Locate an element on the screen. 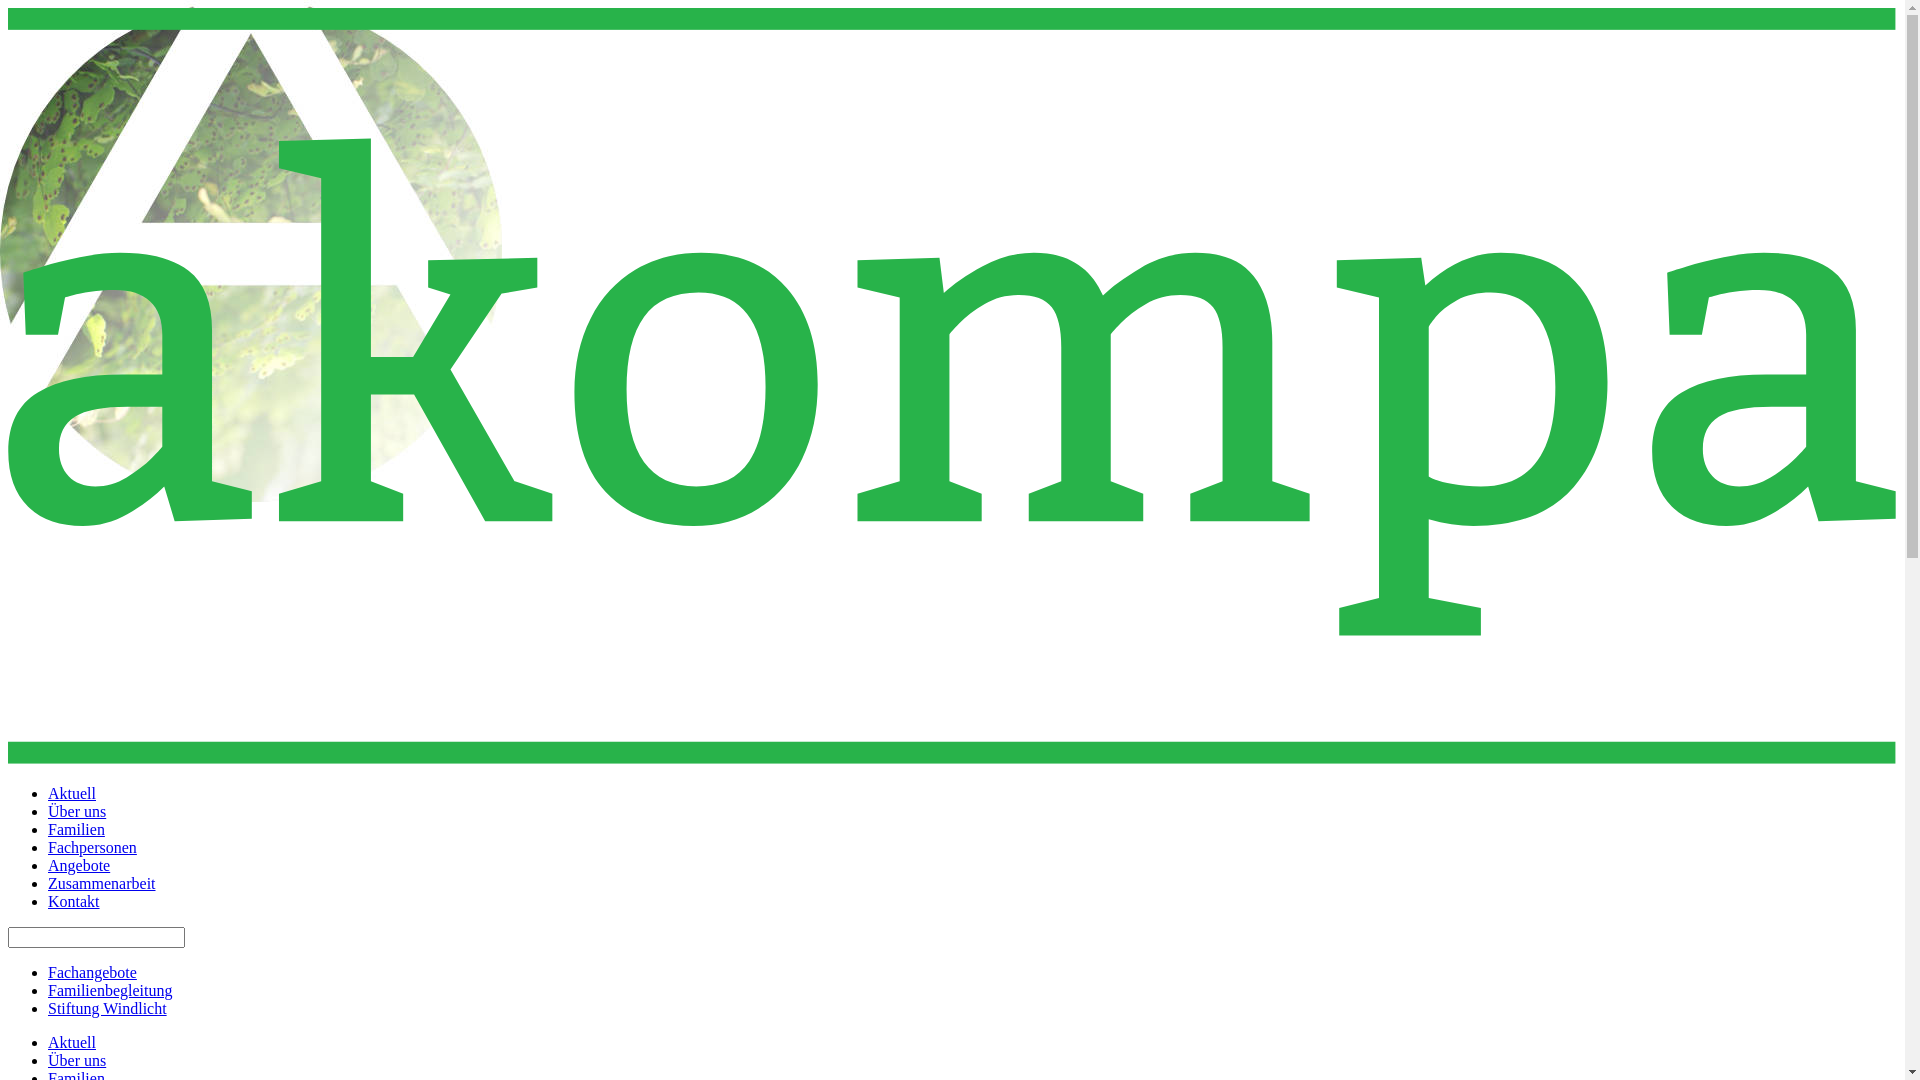  'Fachpersonen' is located at coordinates (91, 847).